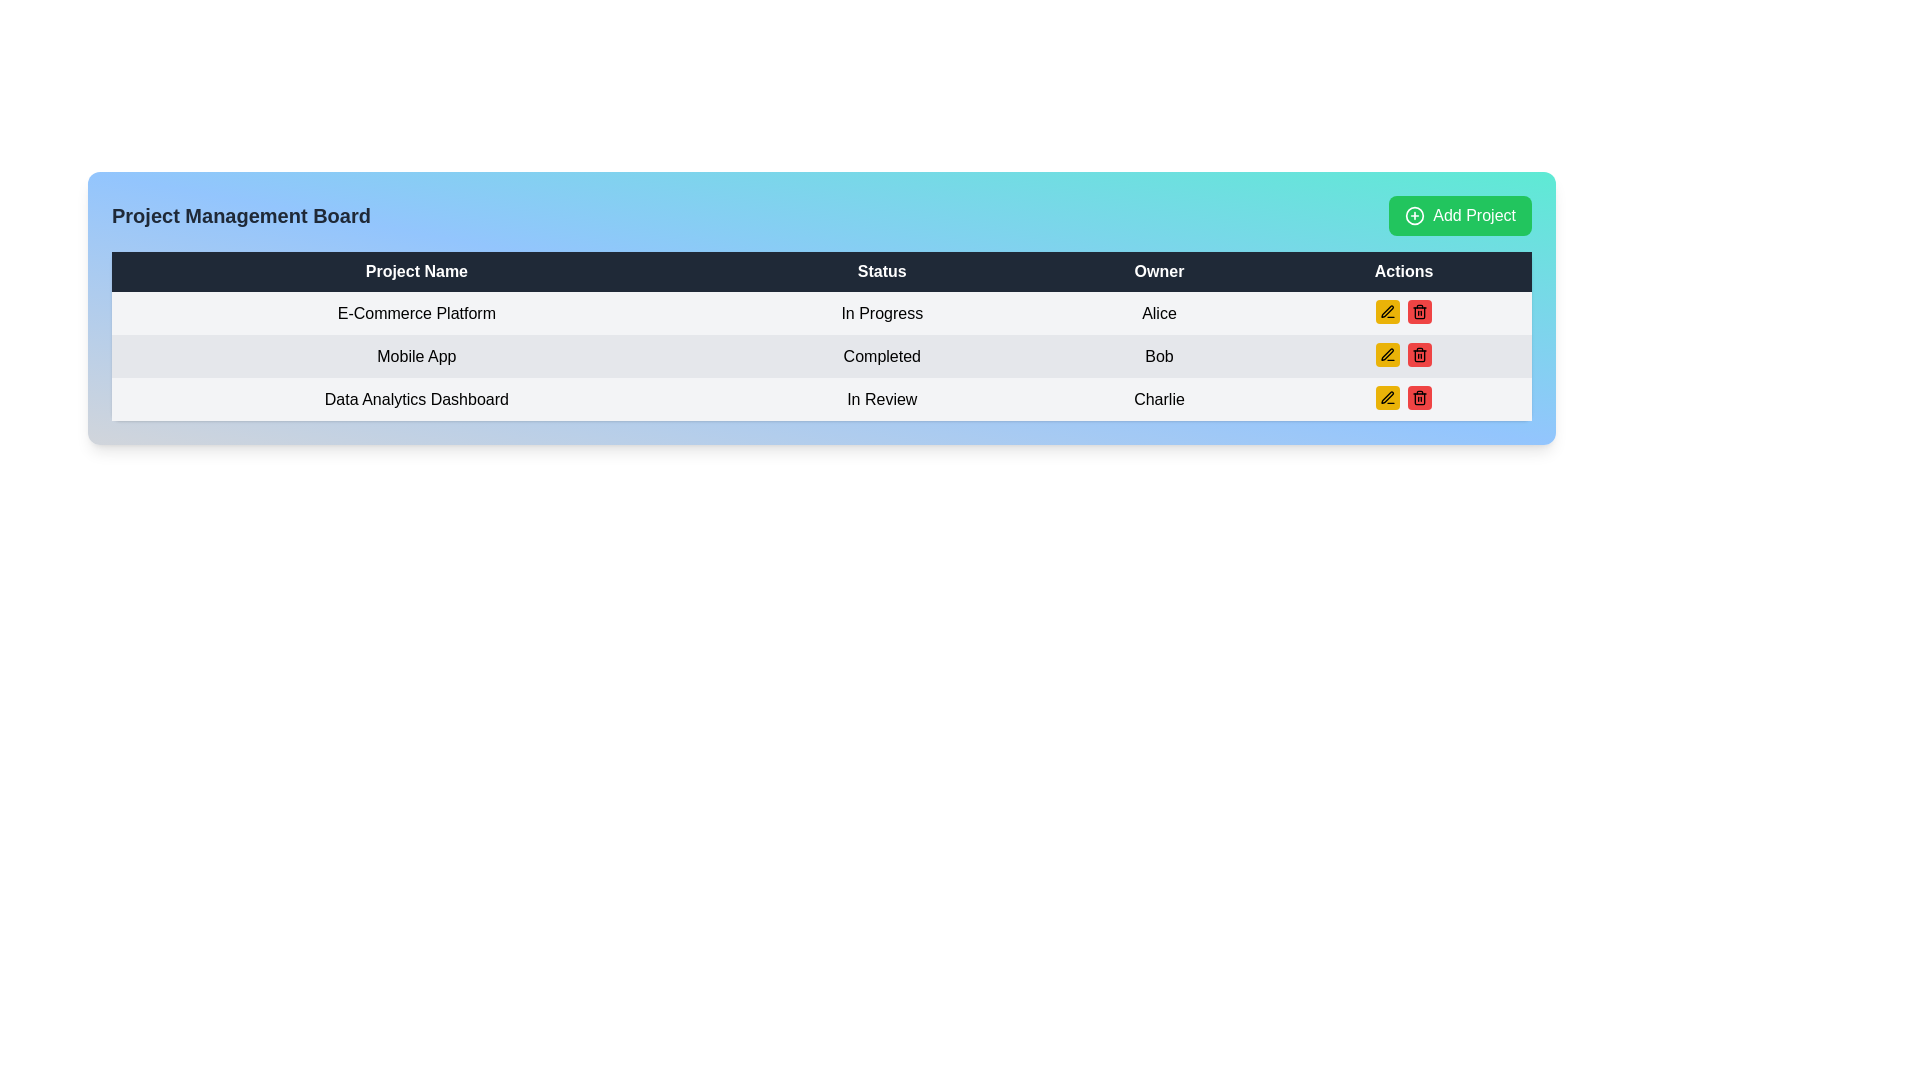 This screenshot has width=1920, height=1080. What do you see at coordinates (1414, 216) in the screenshot?
I see `the '+' icon located to the immediate left of the 'Add Project' button` at bounding box center [1414, 216].